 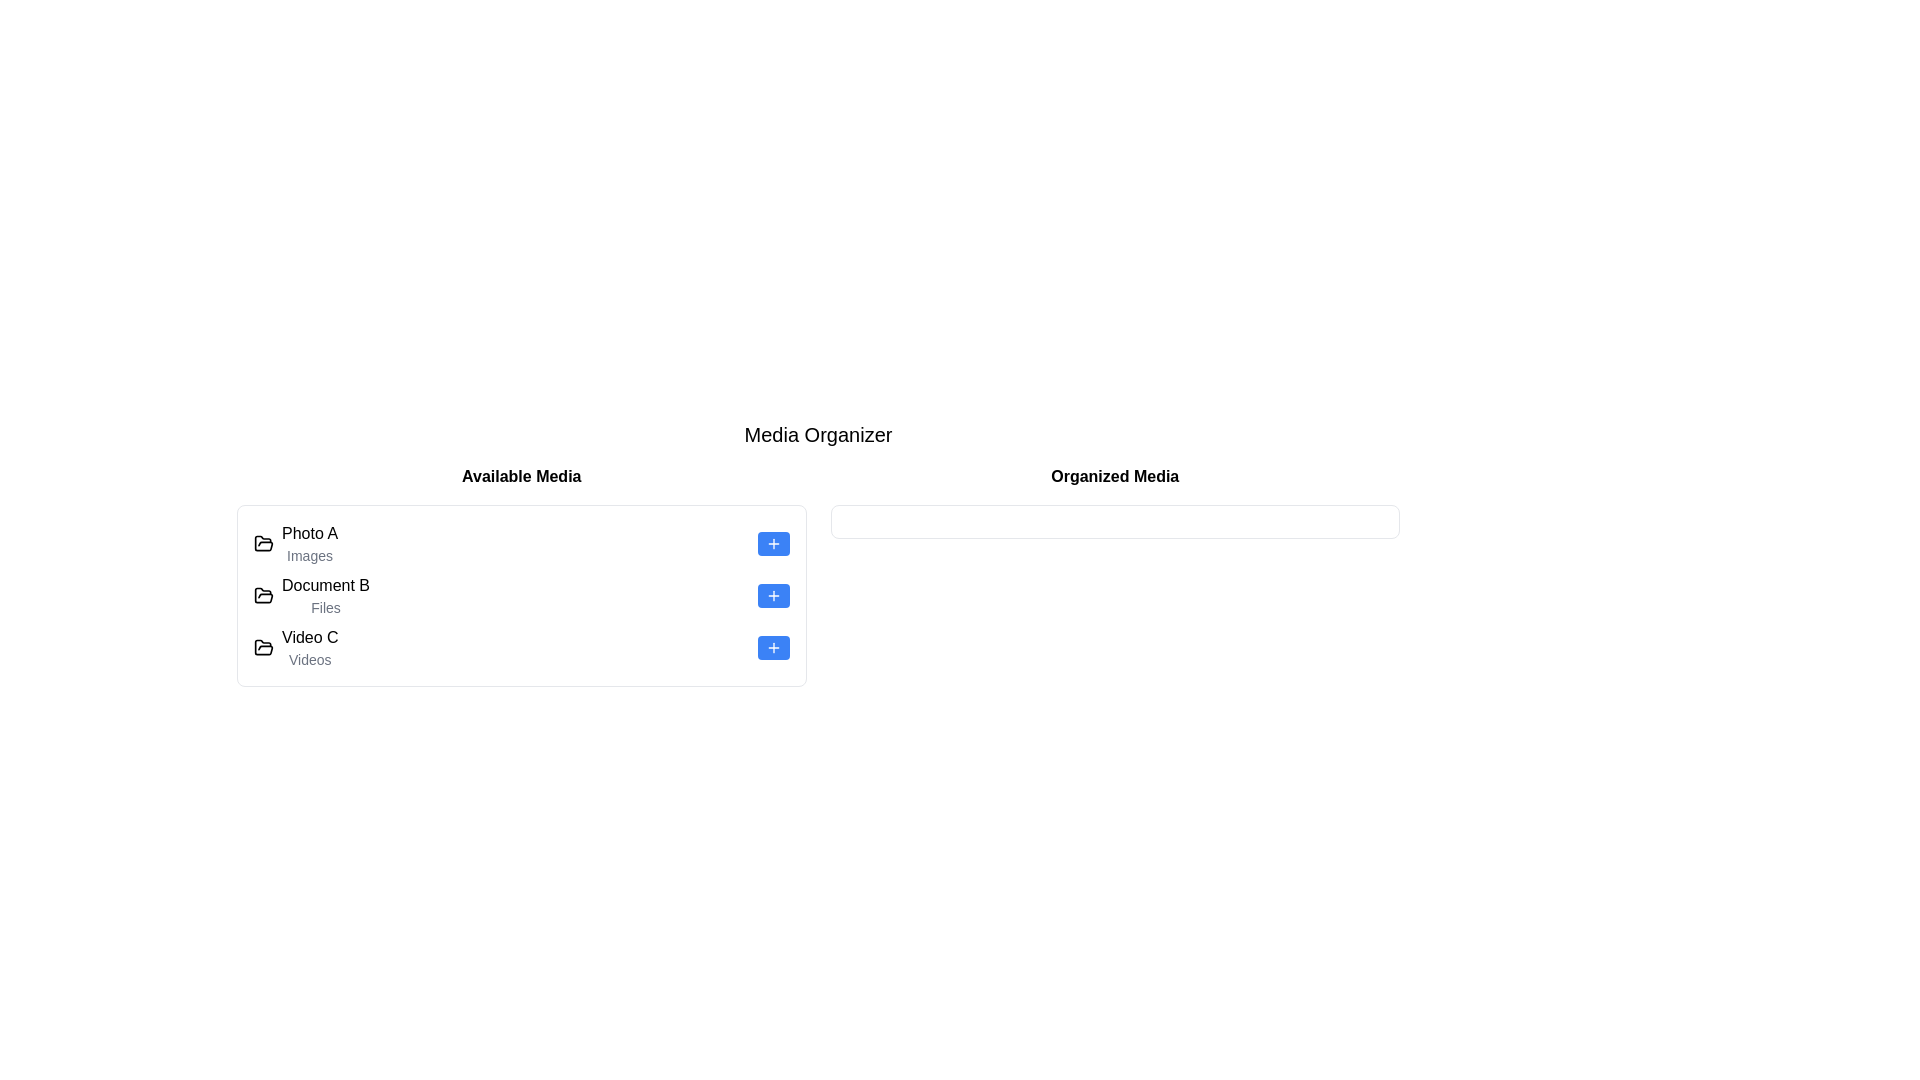 What do you see at coordinates (263, 595) in the screenshot?
I see `the folder icon, which is a minimalistic outline representation of file storage, located to the left of the text in 'Document B'` at bounding box center [263, 595].